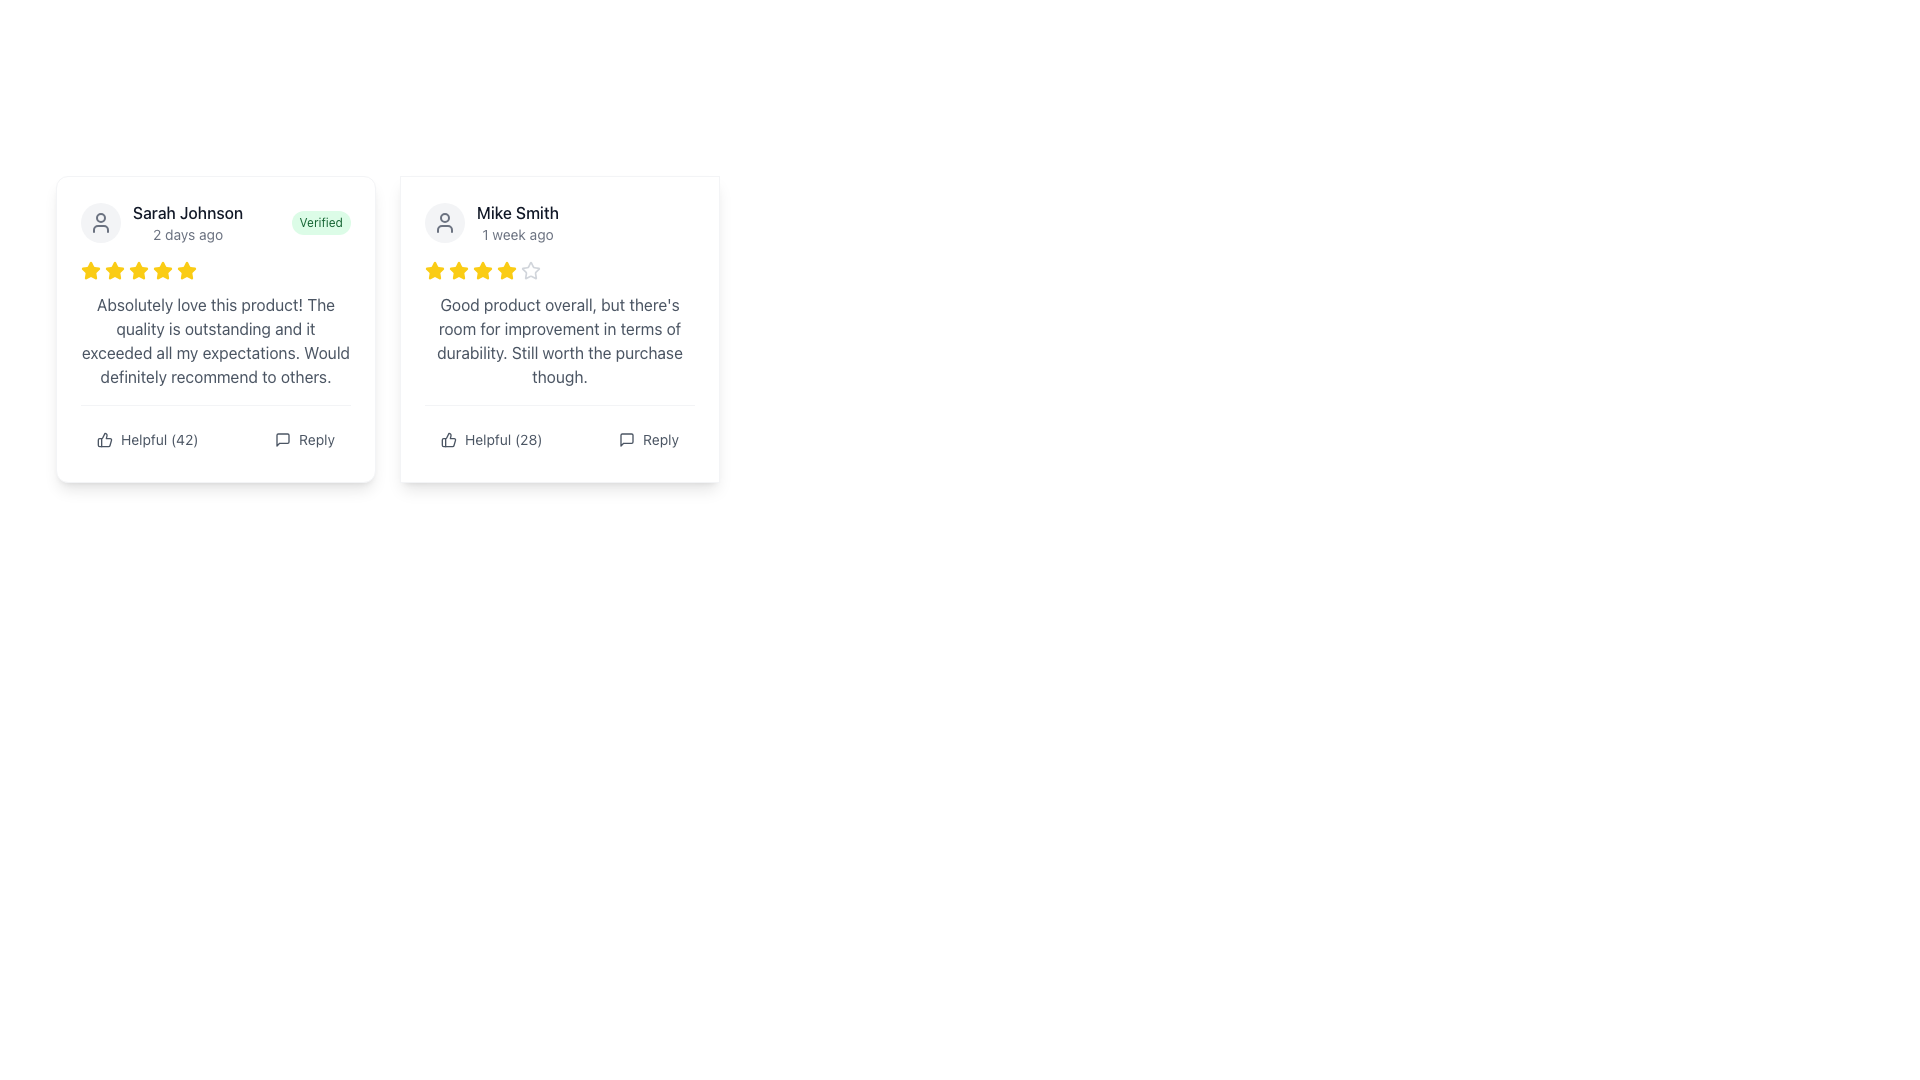  What do you see at coordinates (104, 438) in the screenshot?
I see `the small thumbs-up icon located to the left of the 'Helpful (42)' text to like the review` at bounding box center [104, 438].